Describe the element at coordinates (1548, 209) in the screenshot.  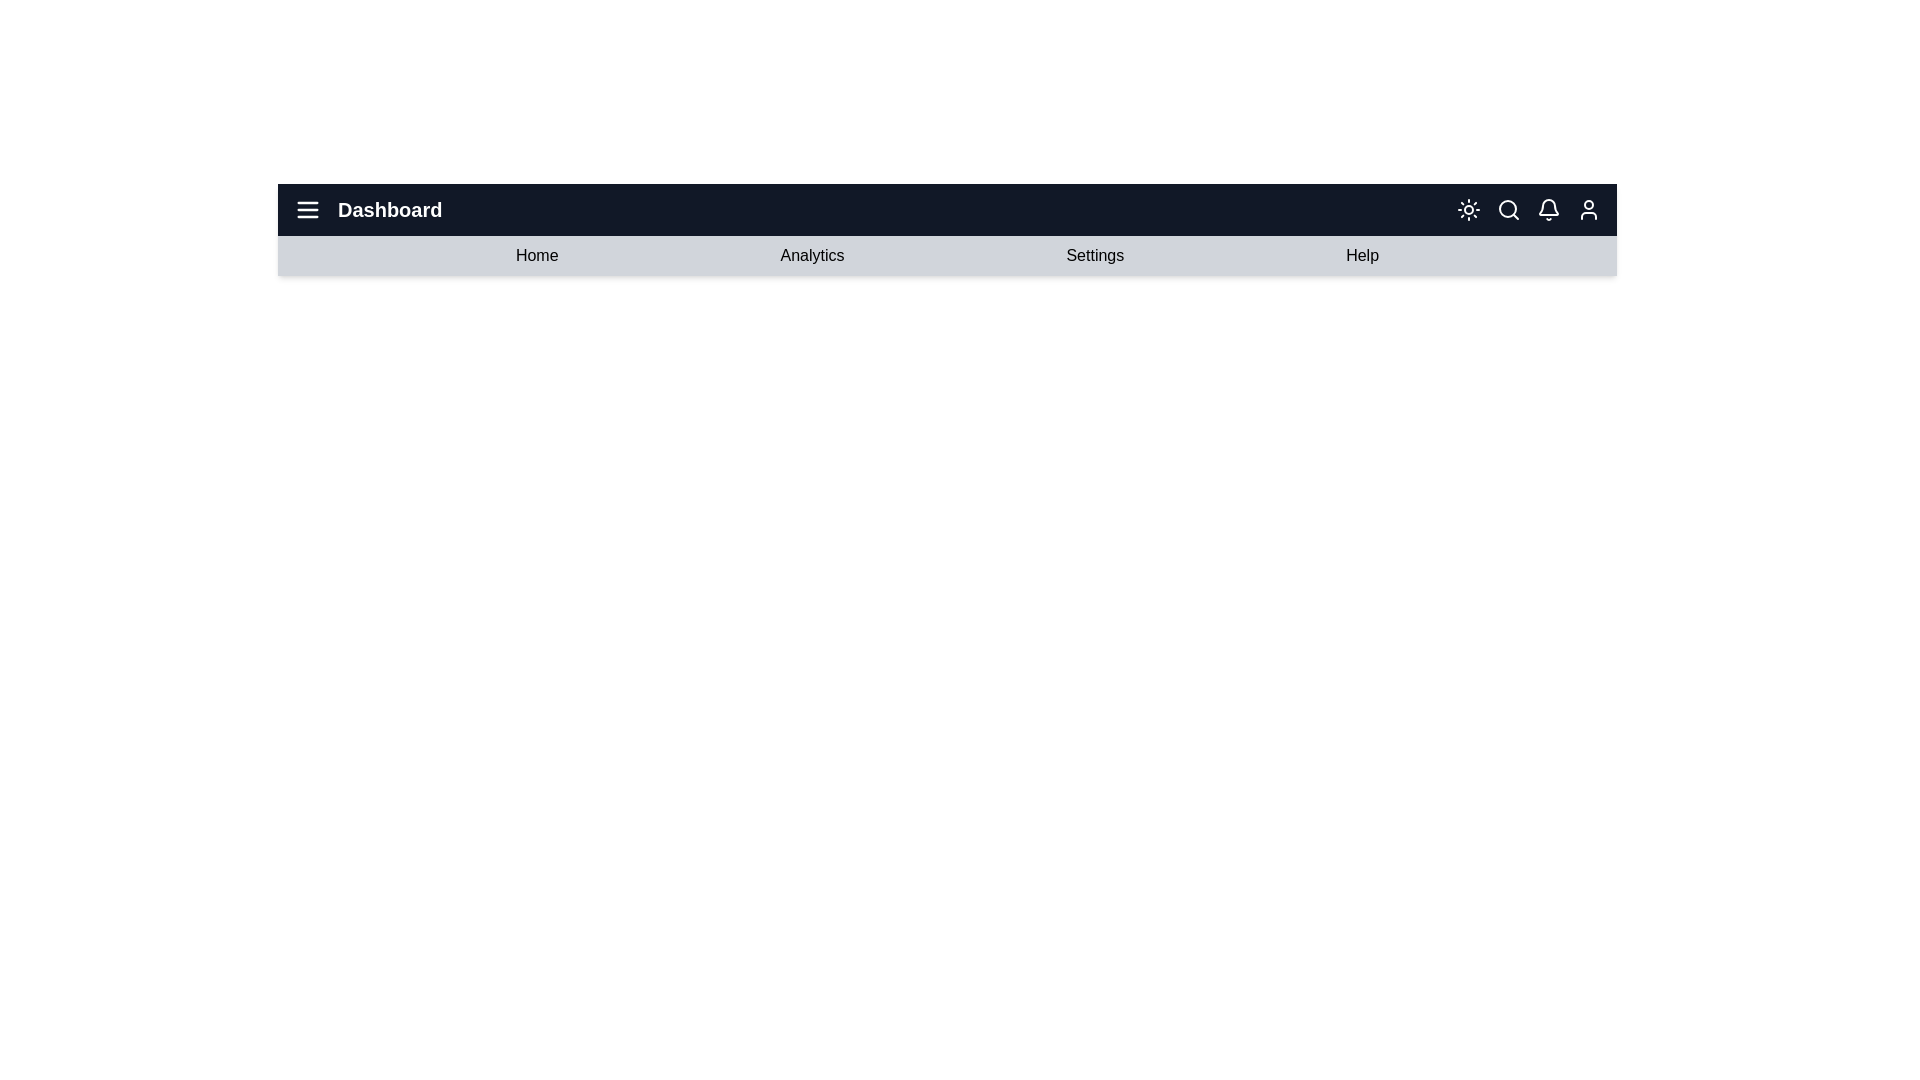
I see `the bell icon to view notifications` at that location.